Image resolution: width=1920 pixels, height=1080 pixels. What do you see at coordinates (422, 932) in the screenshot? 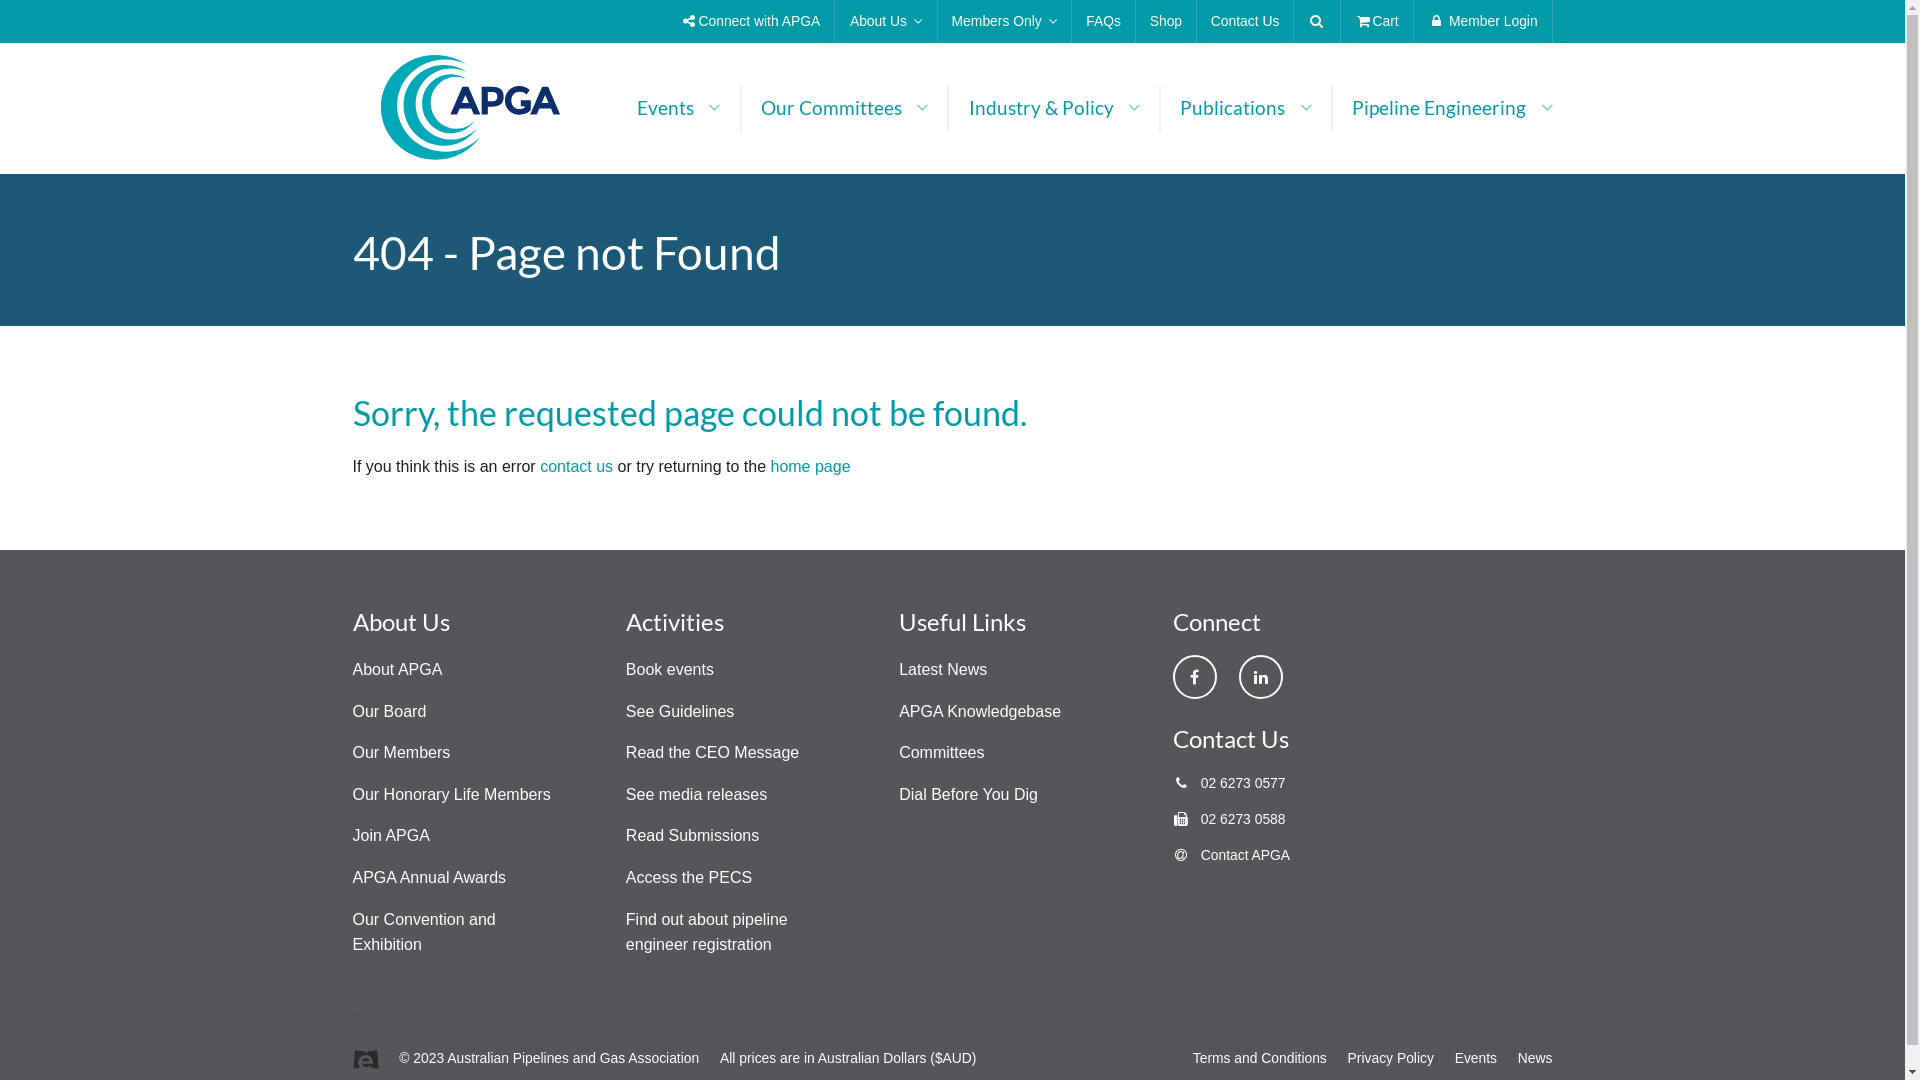
I see `'Our Convention and Exhibition'` at bounding box center [422, 932].